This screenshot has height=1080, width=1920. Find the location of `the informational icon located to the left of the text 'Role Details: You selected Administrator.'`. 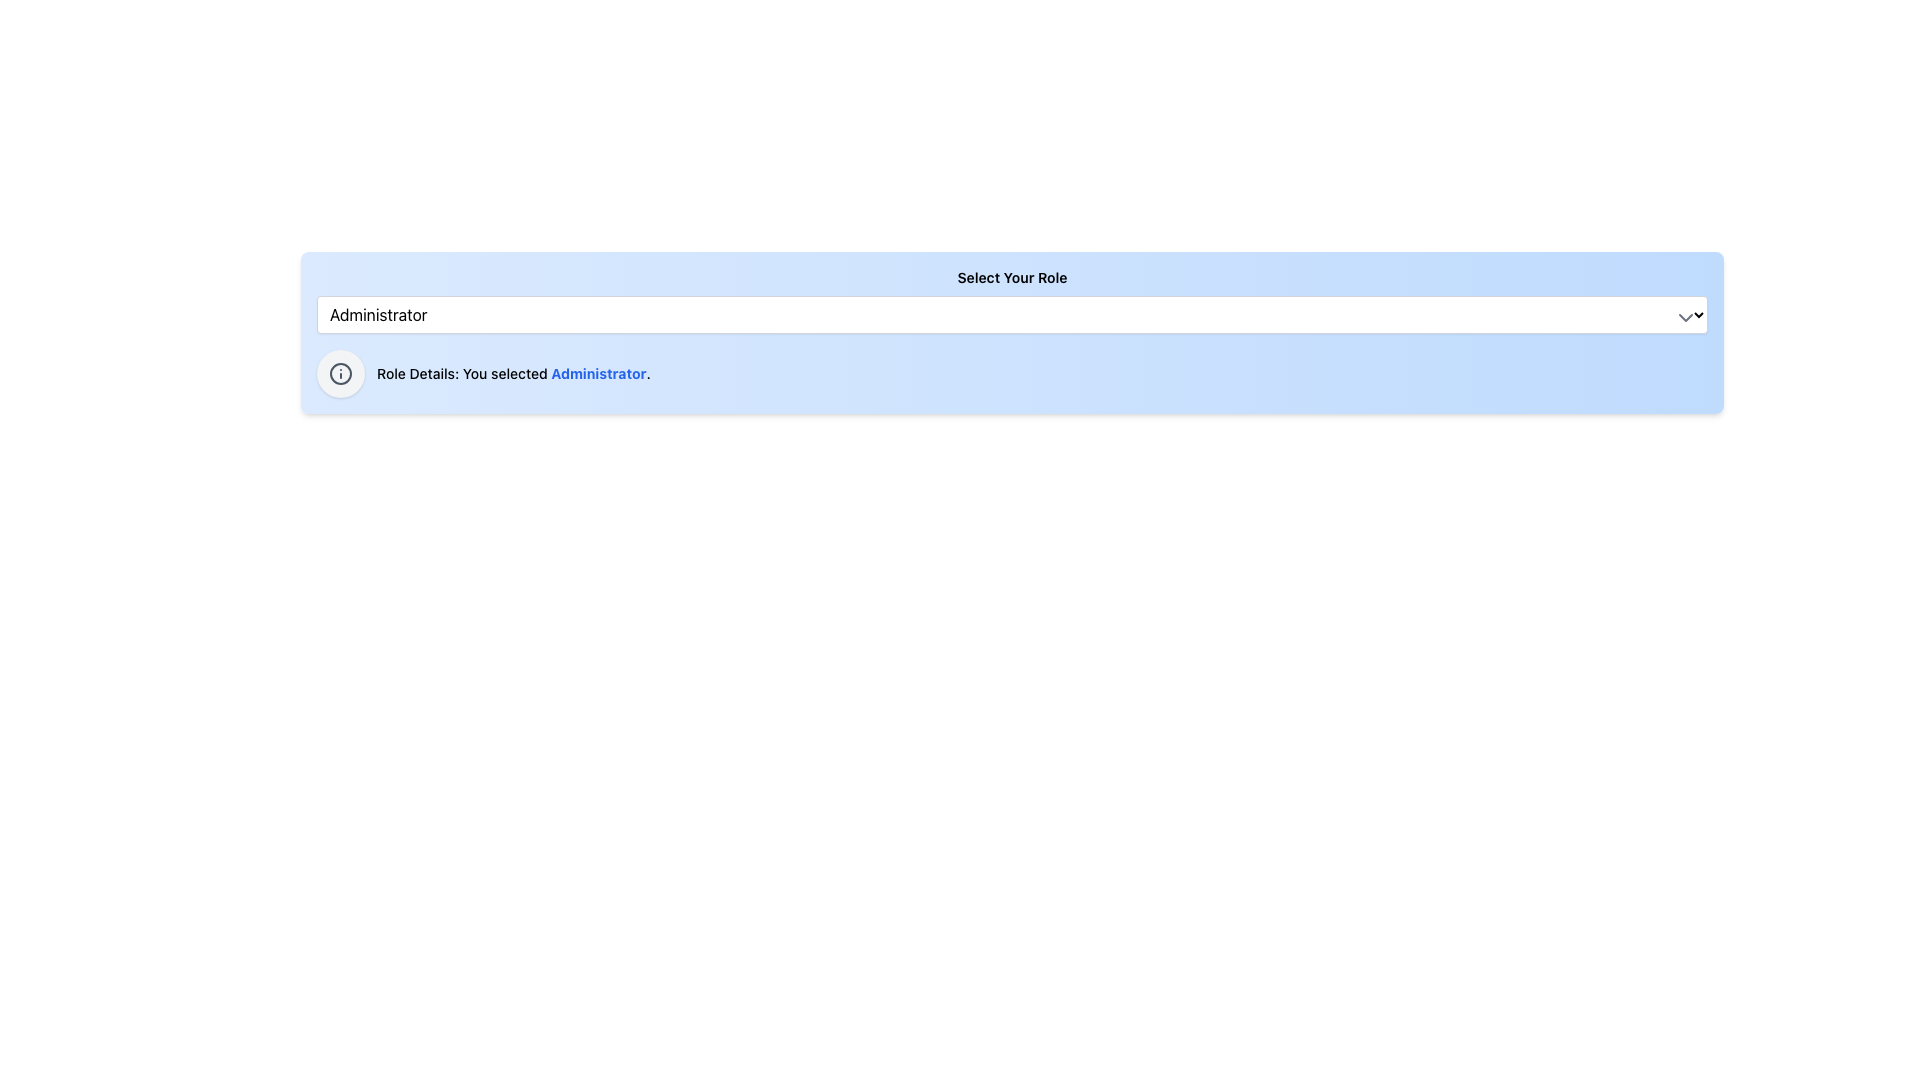

the informational icon located to the left of the text 'Role Details: You selected Administrator.' is located at coordinates (340, 374).